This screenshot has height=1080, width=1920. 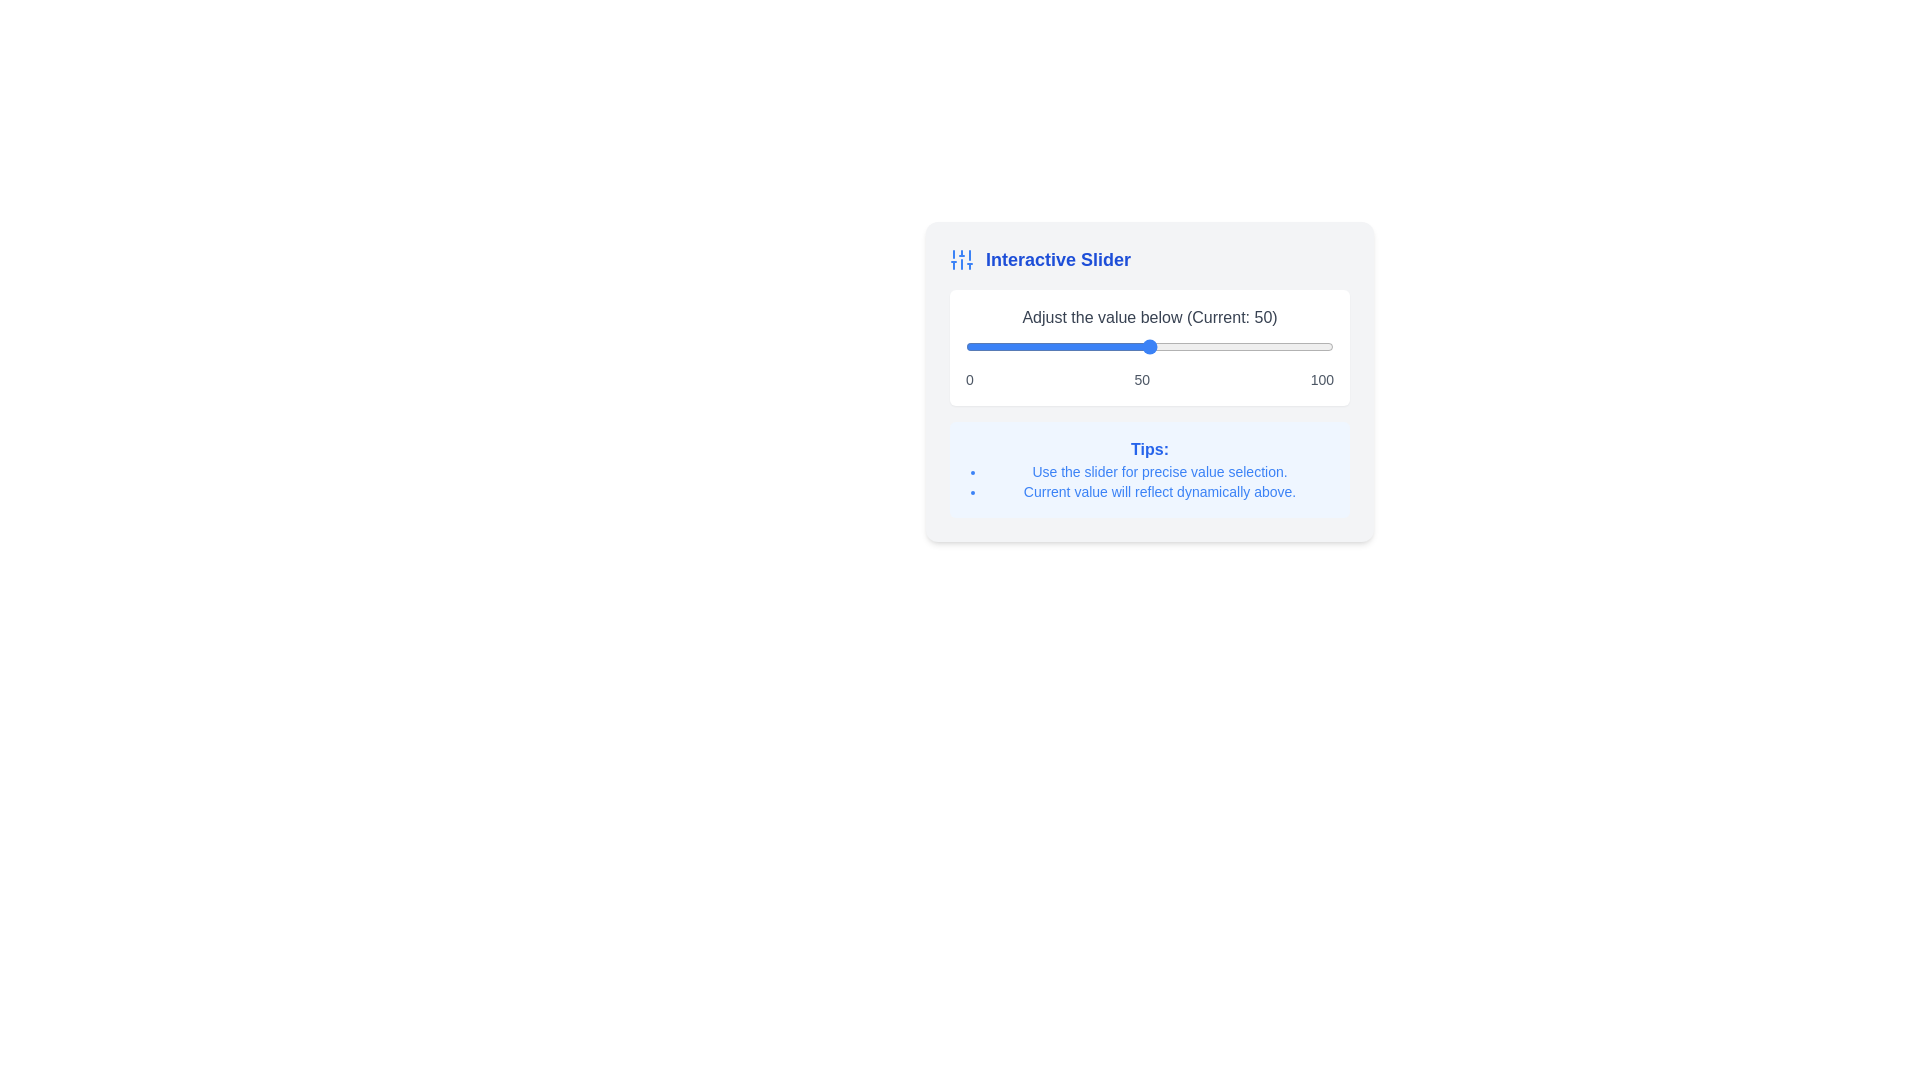 What do you see at coordinates (1150, 380) in the screenshot?
I see `the label component for the slider, which displays the numbers '0', '50', and '100'` at bounding box center [1150, 380].